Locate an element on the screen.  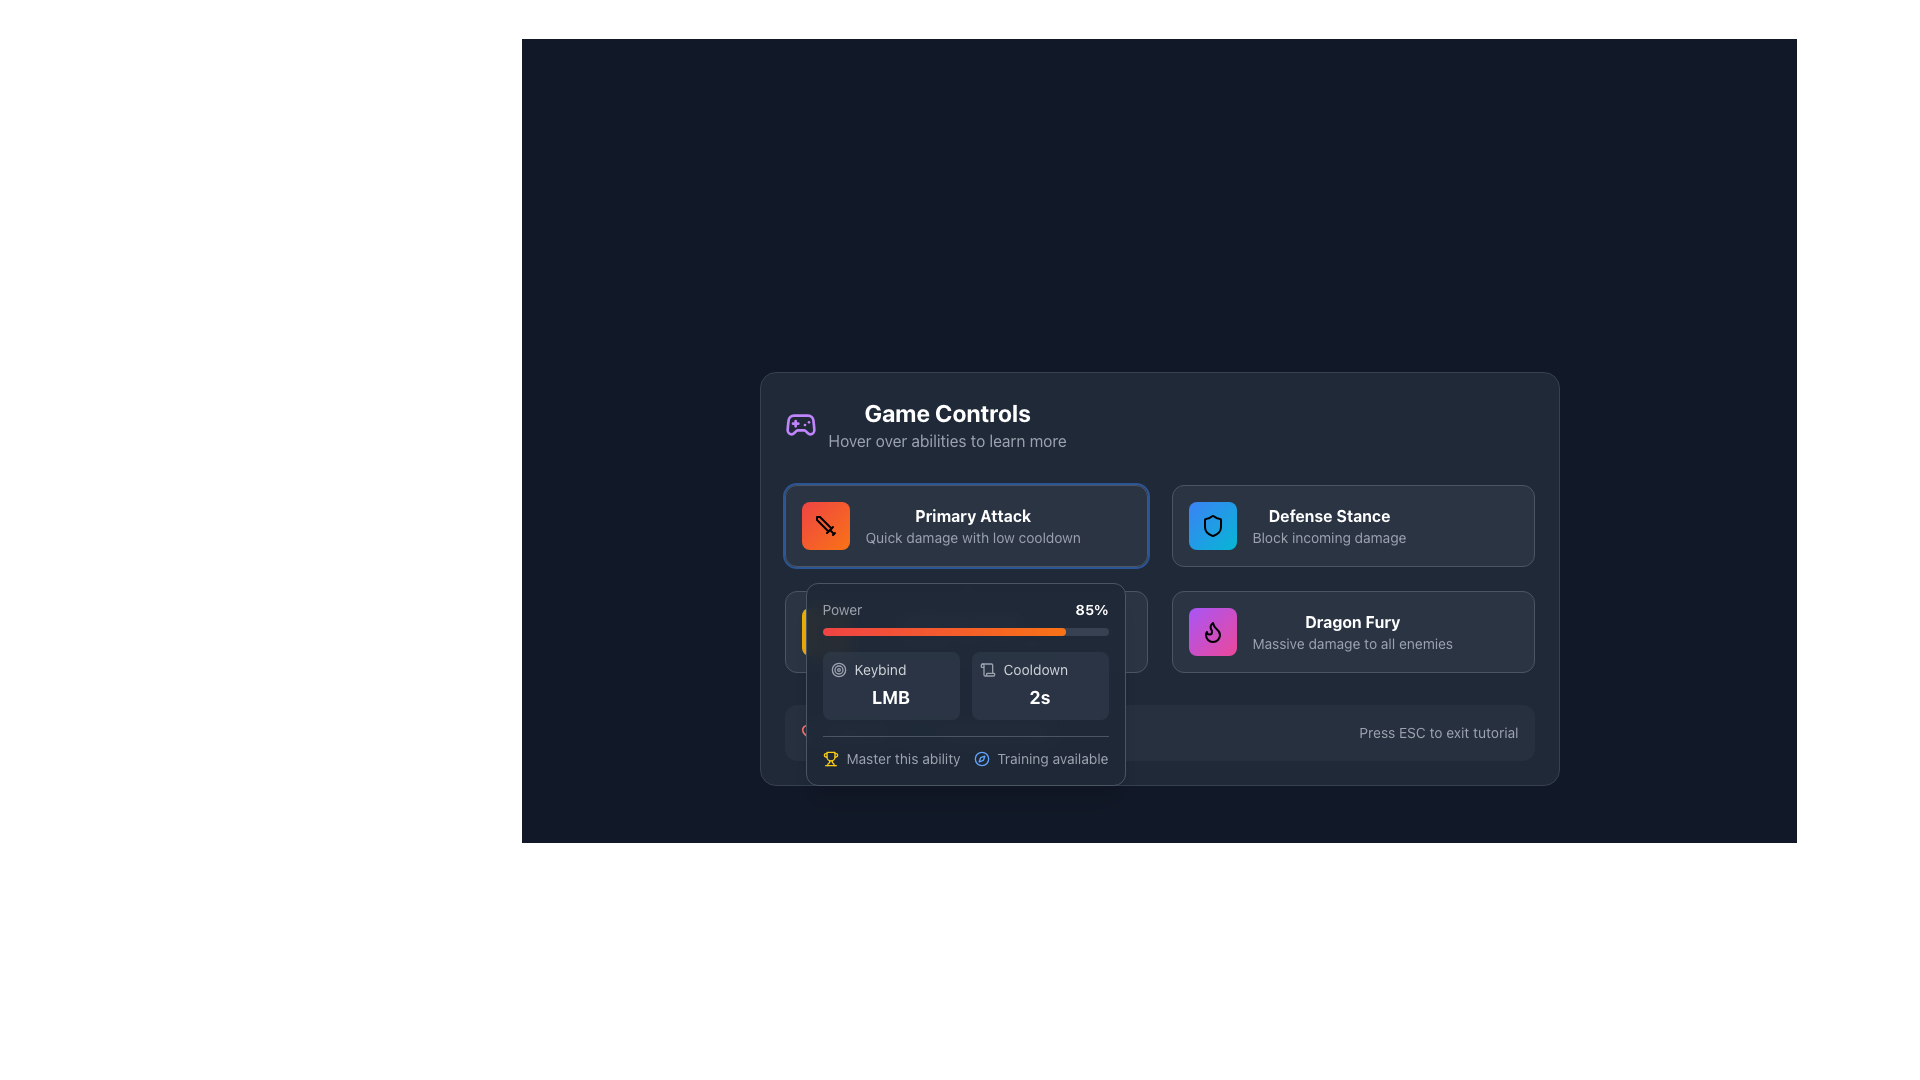
the cooldown duration label located in the UI, which is positioned above the '2s' numeric indicator and to the right of a scroll icon, to access related functionality or information is located at coordinates (1040, 670).